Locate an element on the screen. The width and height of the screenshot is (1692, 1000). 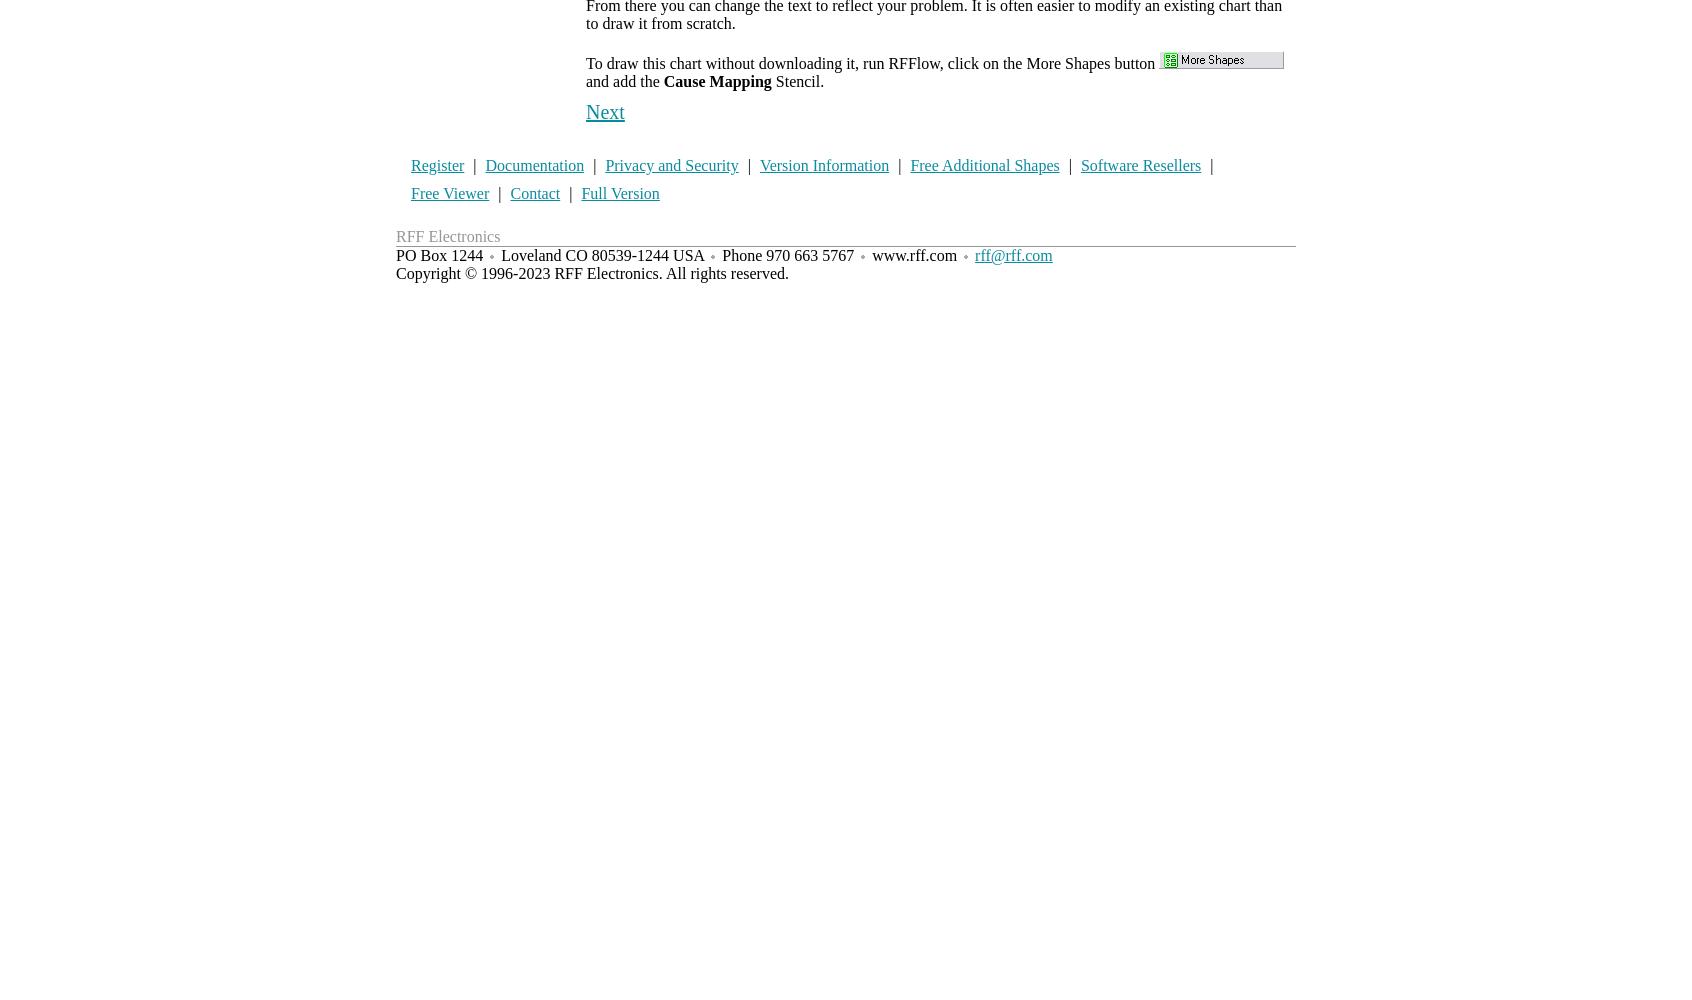
'Register' is located at coordinates (436, 165).